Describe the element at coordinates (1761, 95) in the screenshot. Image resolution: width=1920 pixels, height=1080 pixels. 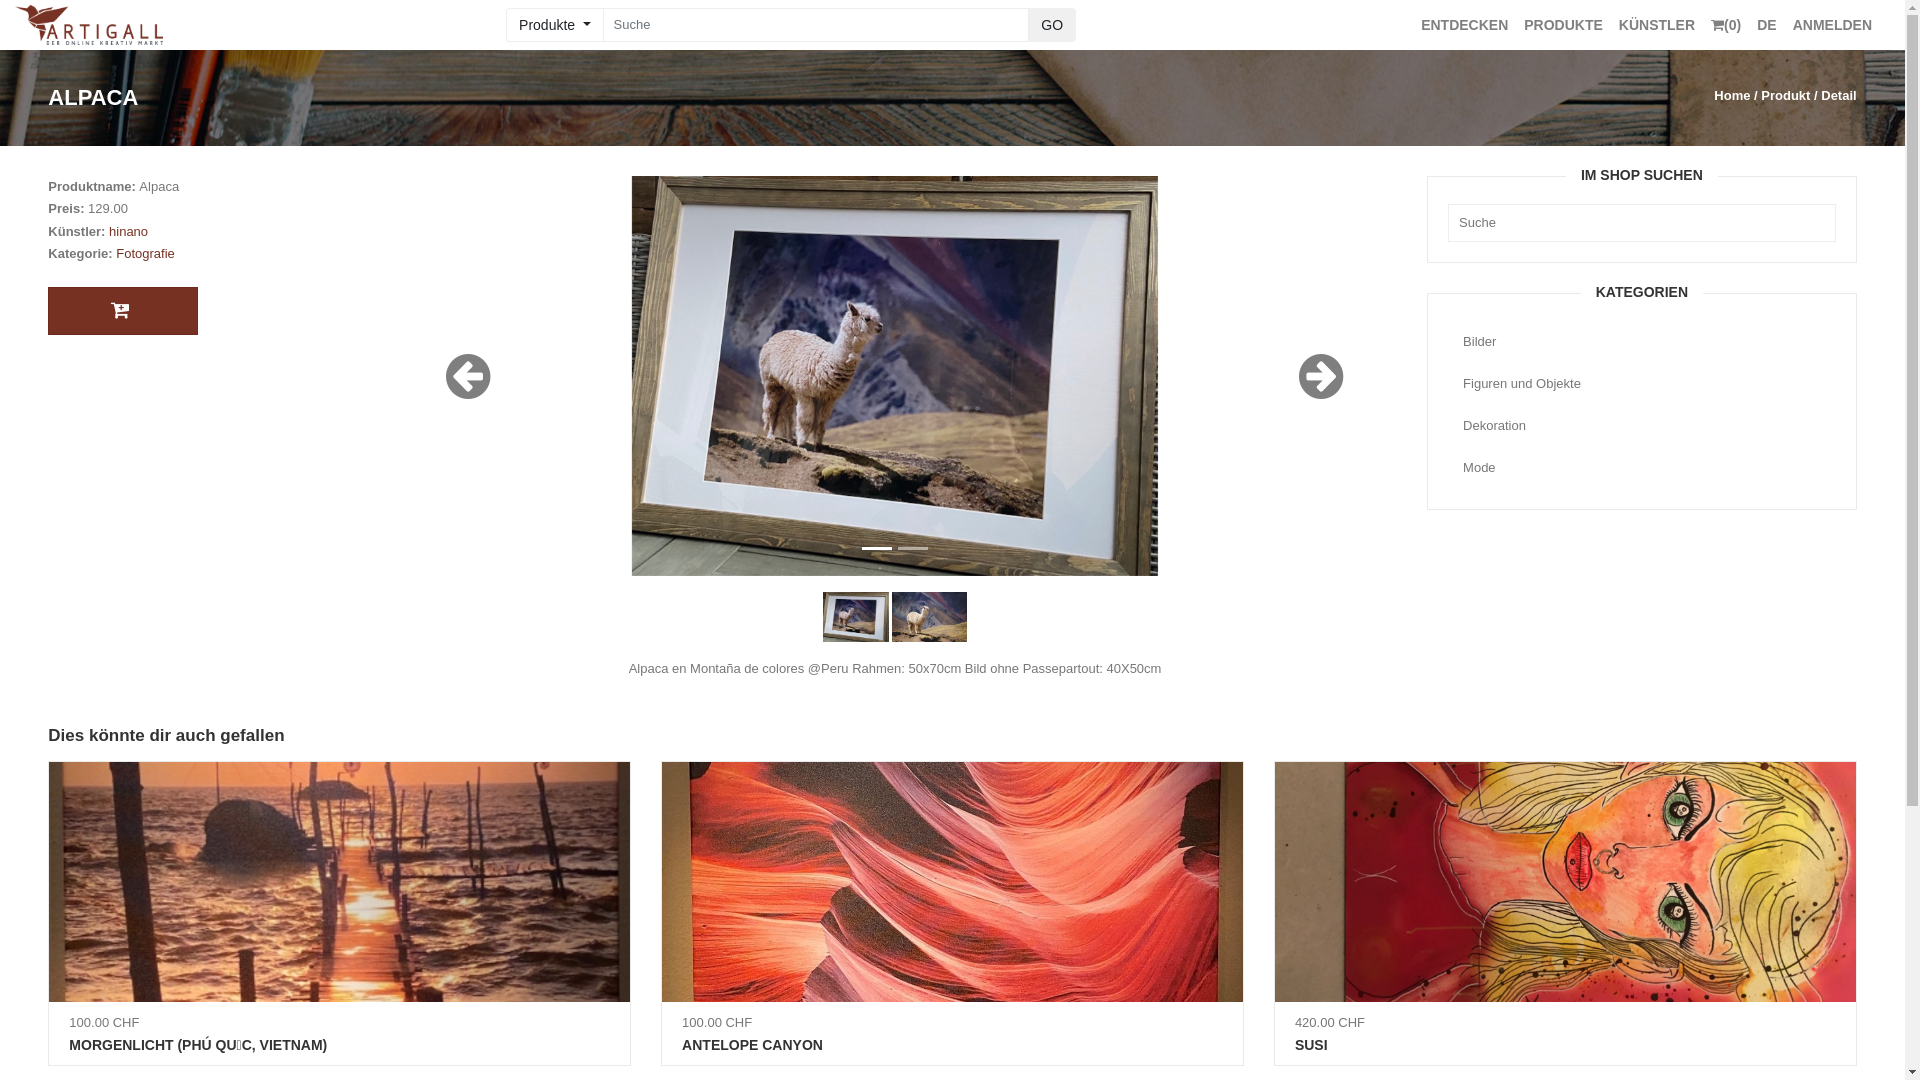
I see `'Produkt'` at that location.